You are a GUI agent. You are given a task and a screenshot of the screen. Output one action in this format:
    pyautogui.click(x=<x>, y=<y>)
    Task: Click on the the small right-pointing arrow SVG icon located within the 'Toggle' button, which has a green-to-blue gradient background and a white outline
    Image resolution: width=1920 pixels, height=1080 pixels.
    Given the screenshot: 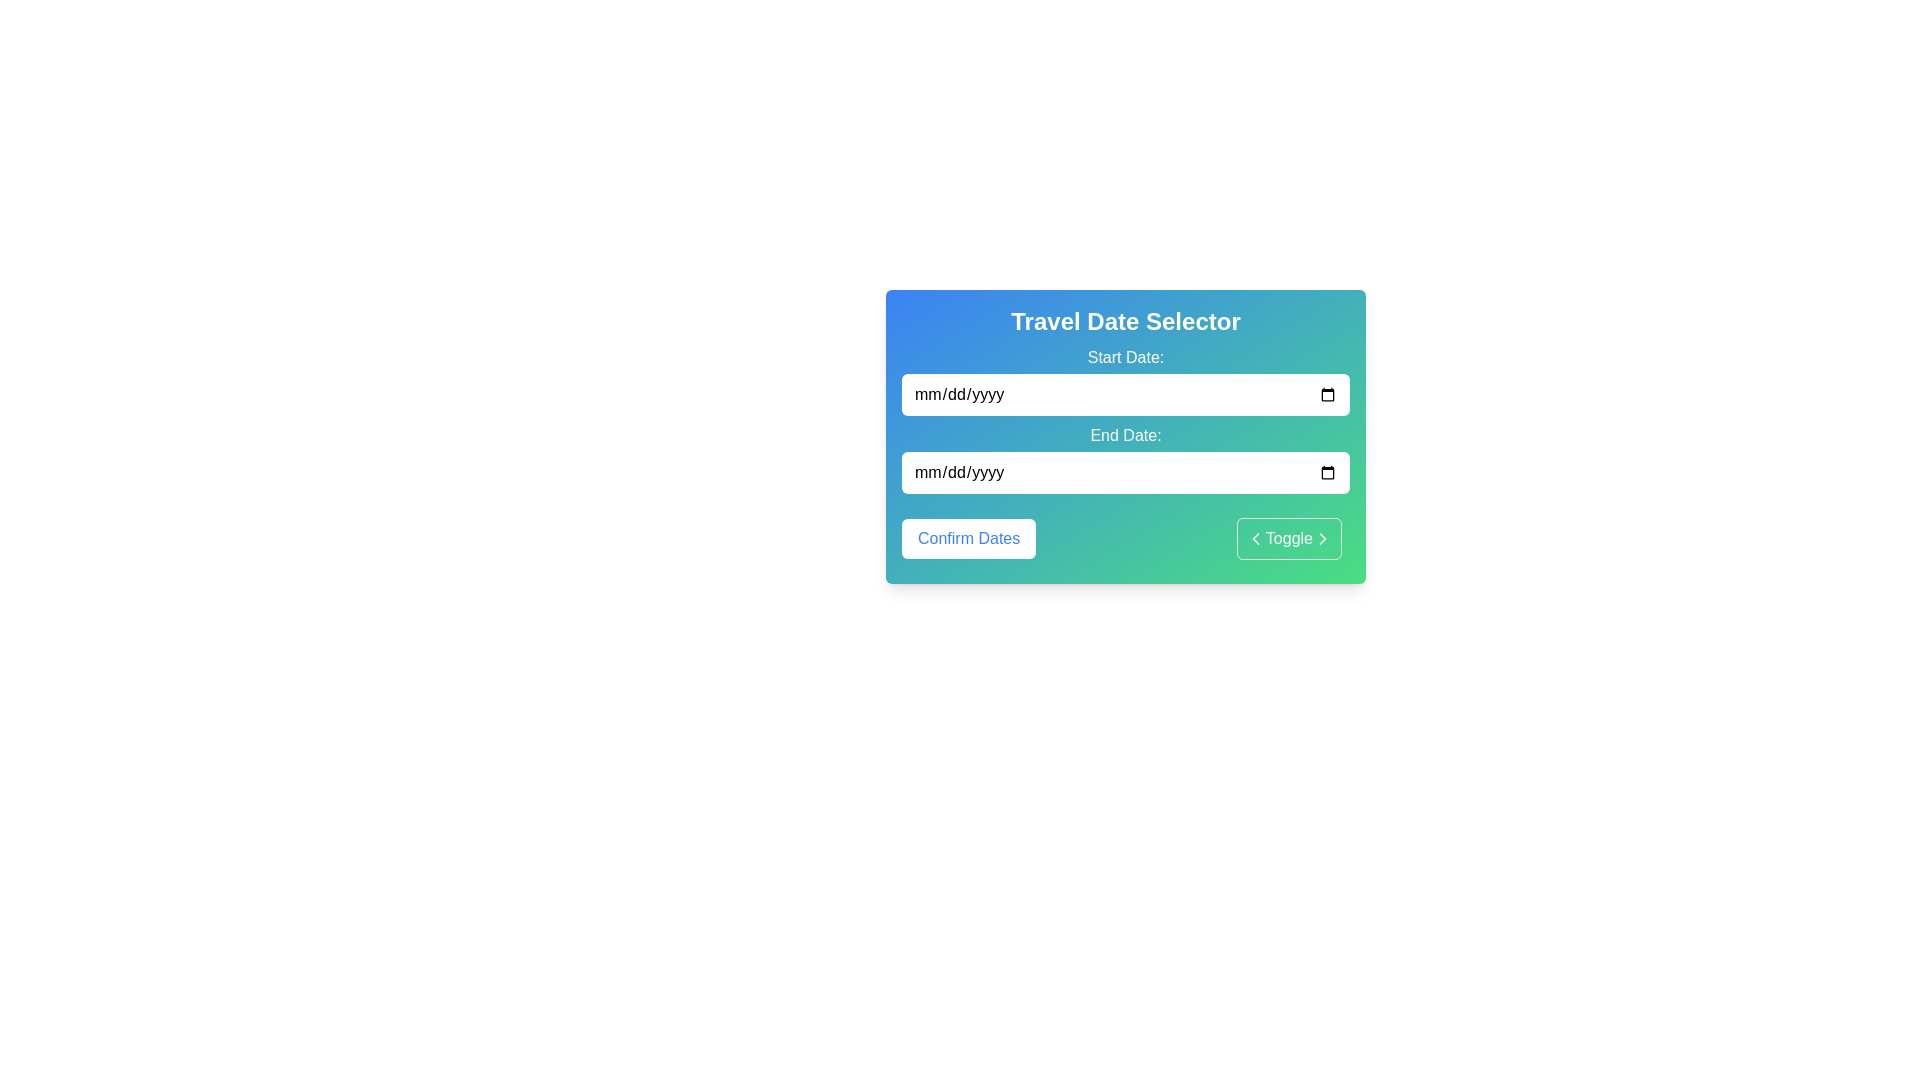 What is the action you would take?
    pyautogui.click(x=1323, y=538)
    